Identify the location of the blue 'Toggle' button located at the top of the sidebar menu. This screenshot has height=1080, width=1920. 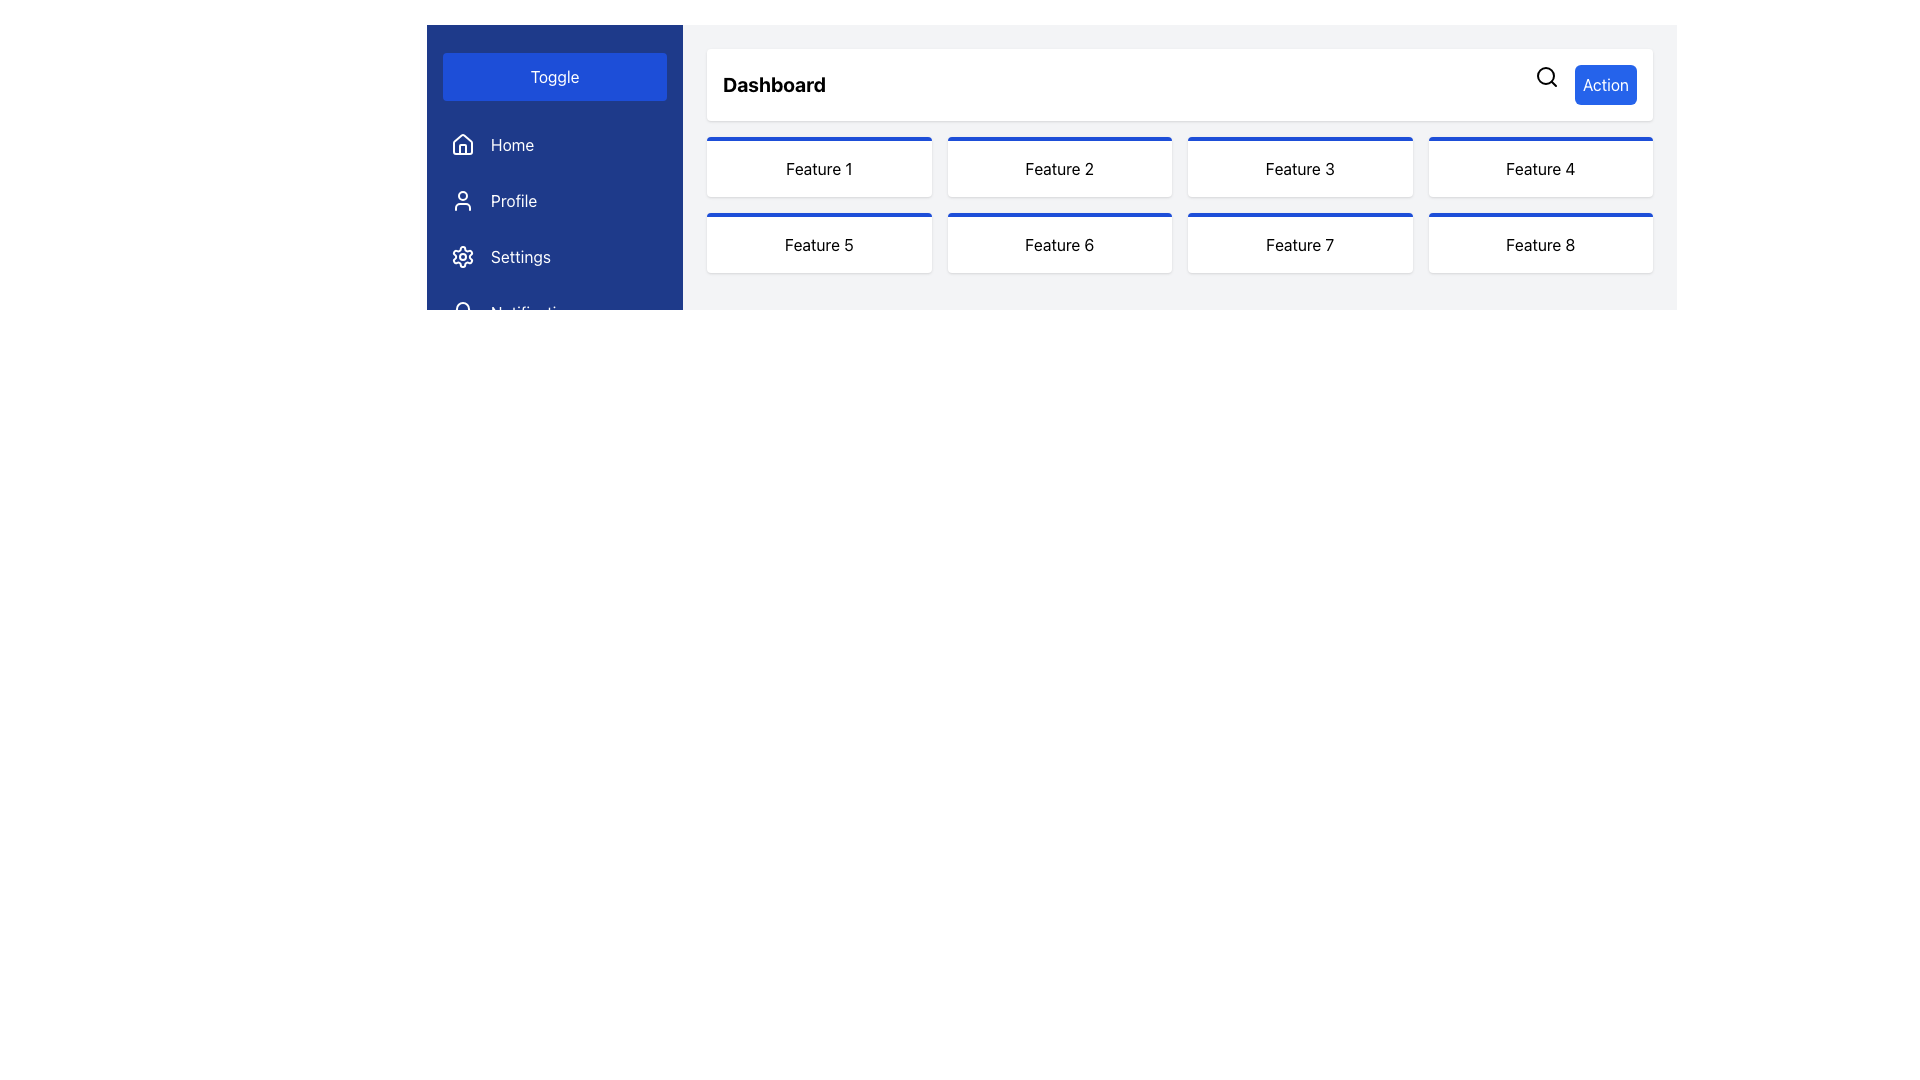
(555, 76).